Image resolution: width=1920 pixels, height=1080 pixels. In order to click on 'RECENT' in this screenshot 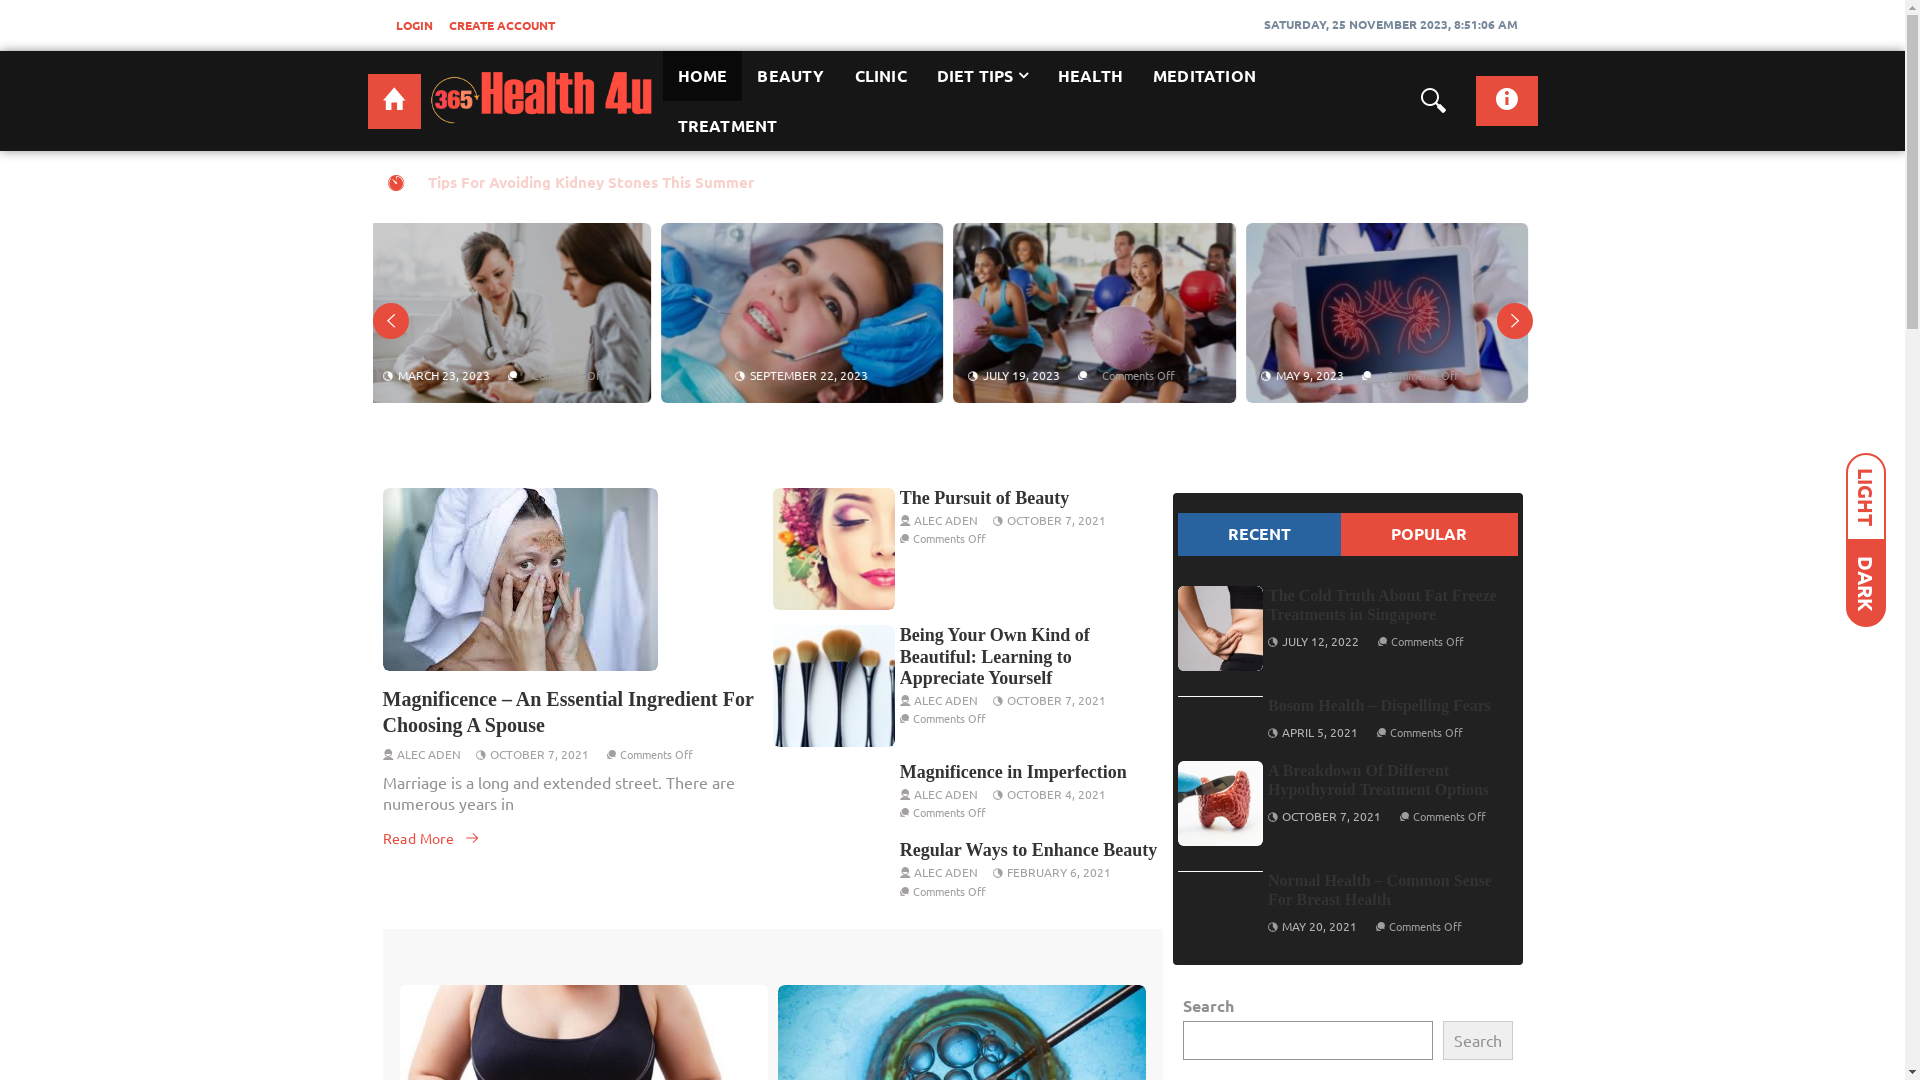, I will do `click(1258, 533)`.